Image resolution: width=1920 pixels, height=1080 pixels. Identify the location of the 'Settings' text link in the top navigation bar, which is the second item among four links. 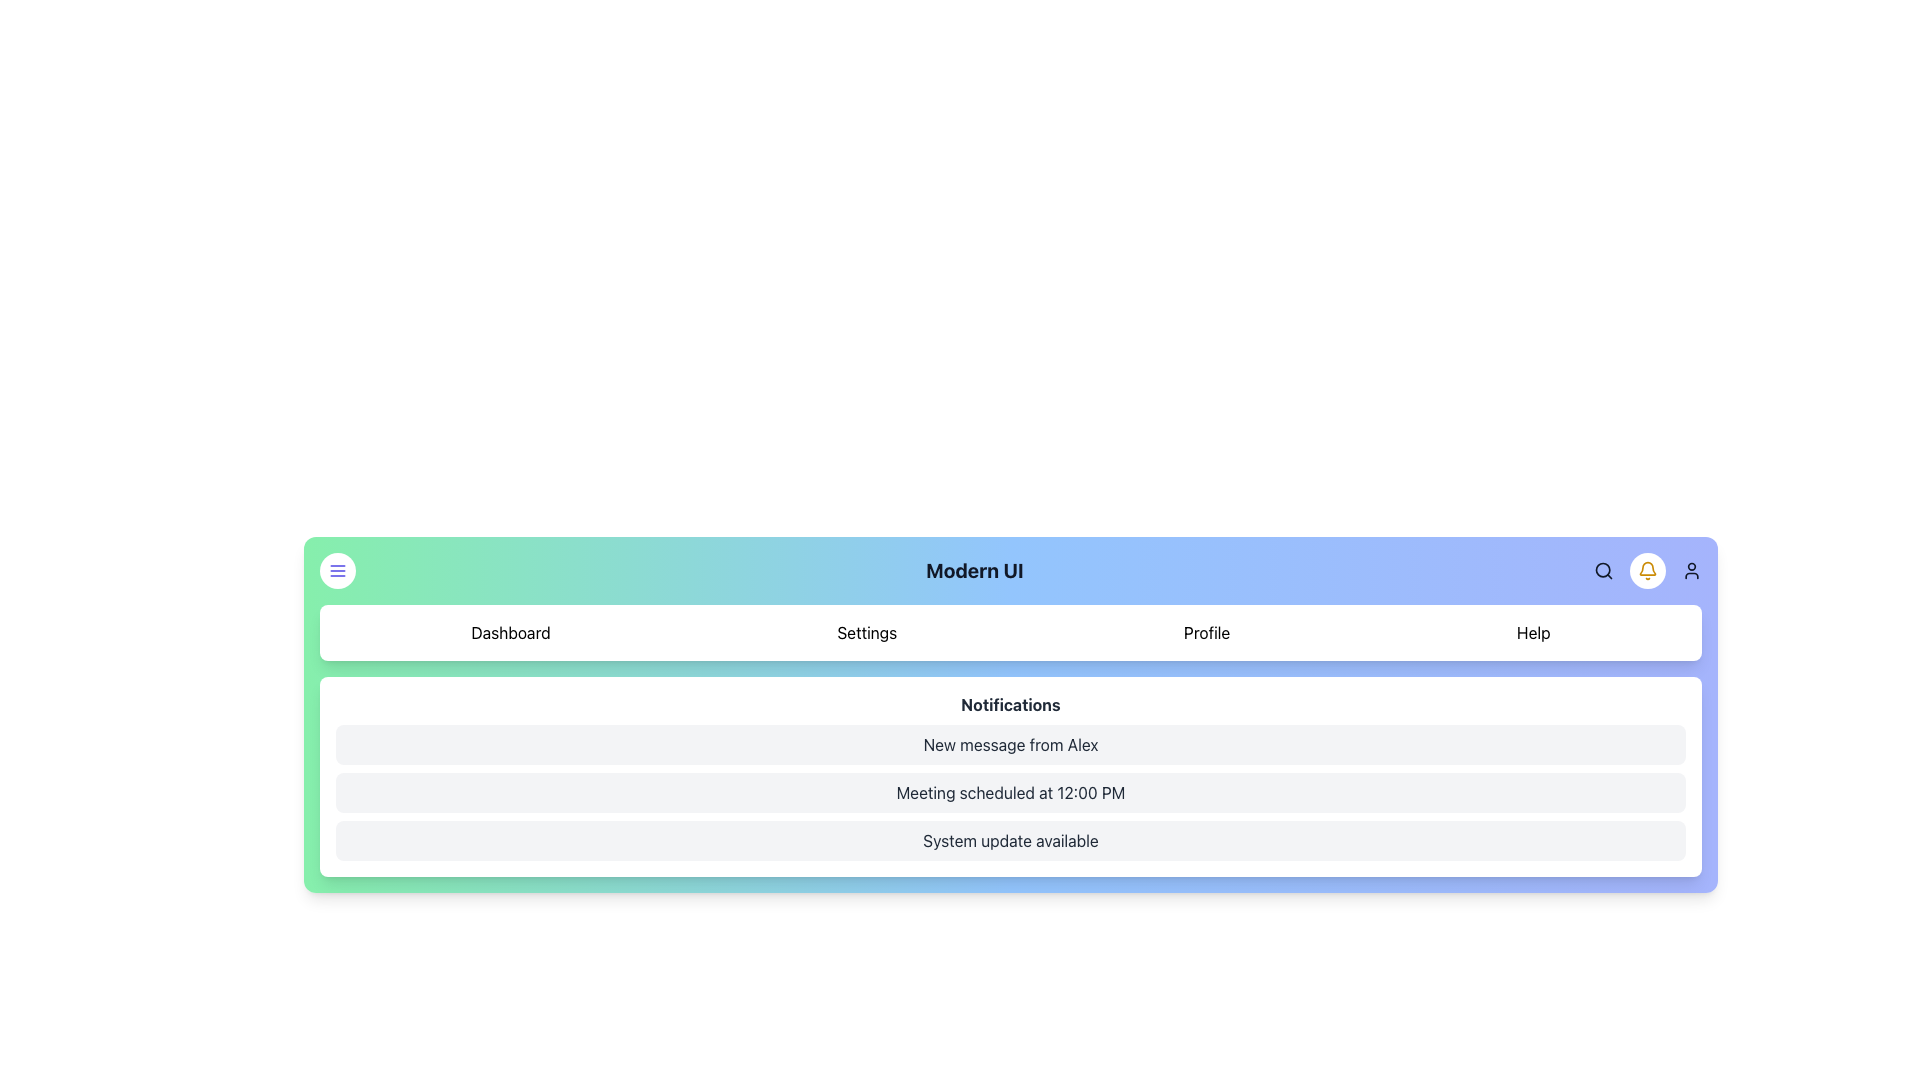
(867, 632).